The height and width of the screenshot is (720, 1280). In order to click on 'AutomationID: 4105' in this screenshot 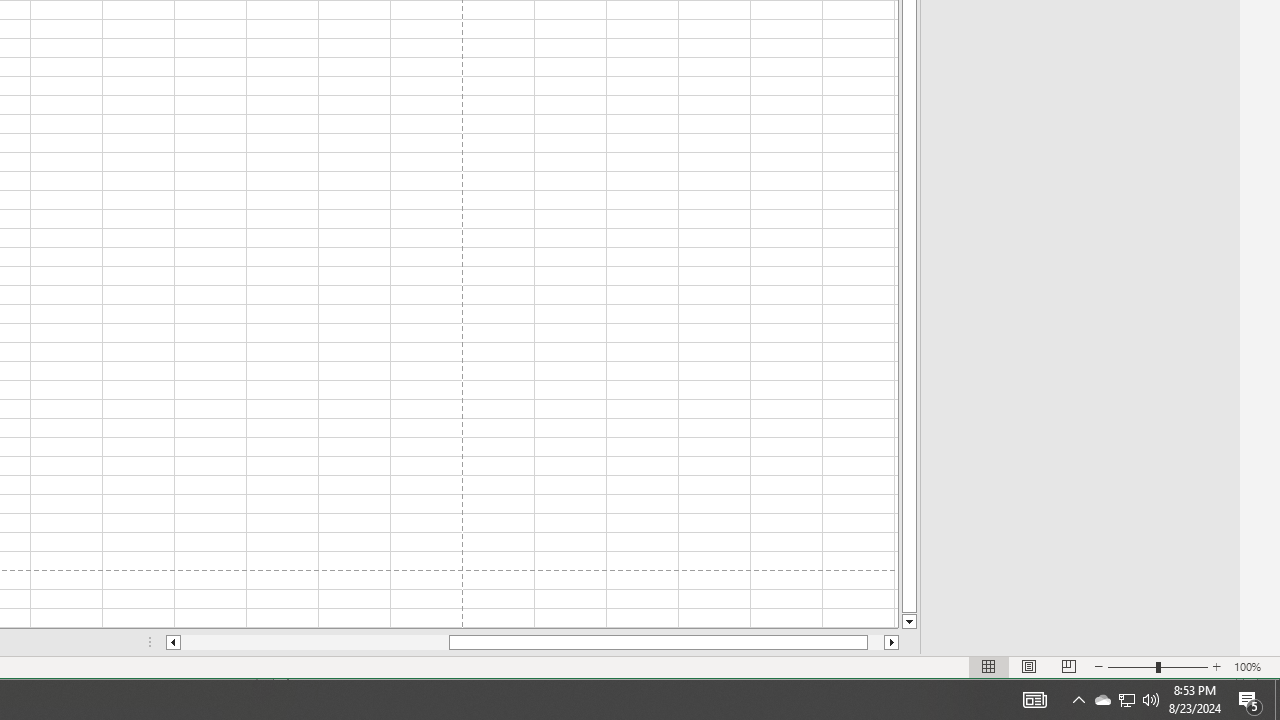, I will do `click(1034, 698)`.